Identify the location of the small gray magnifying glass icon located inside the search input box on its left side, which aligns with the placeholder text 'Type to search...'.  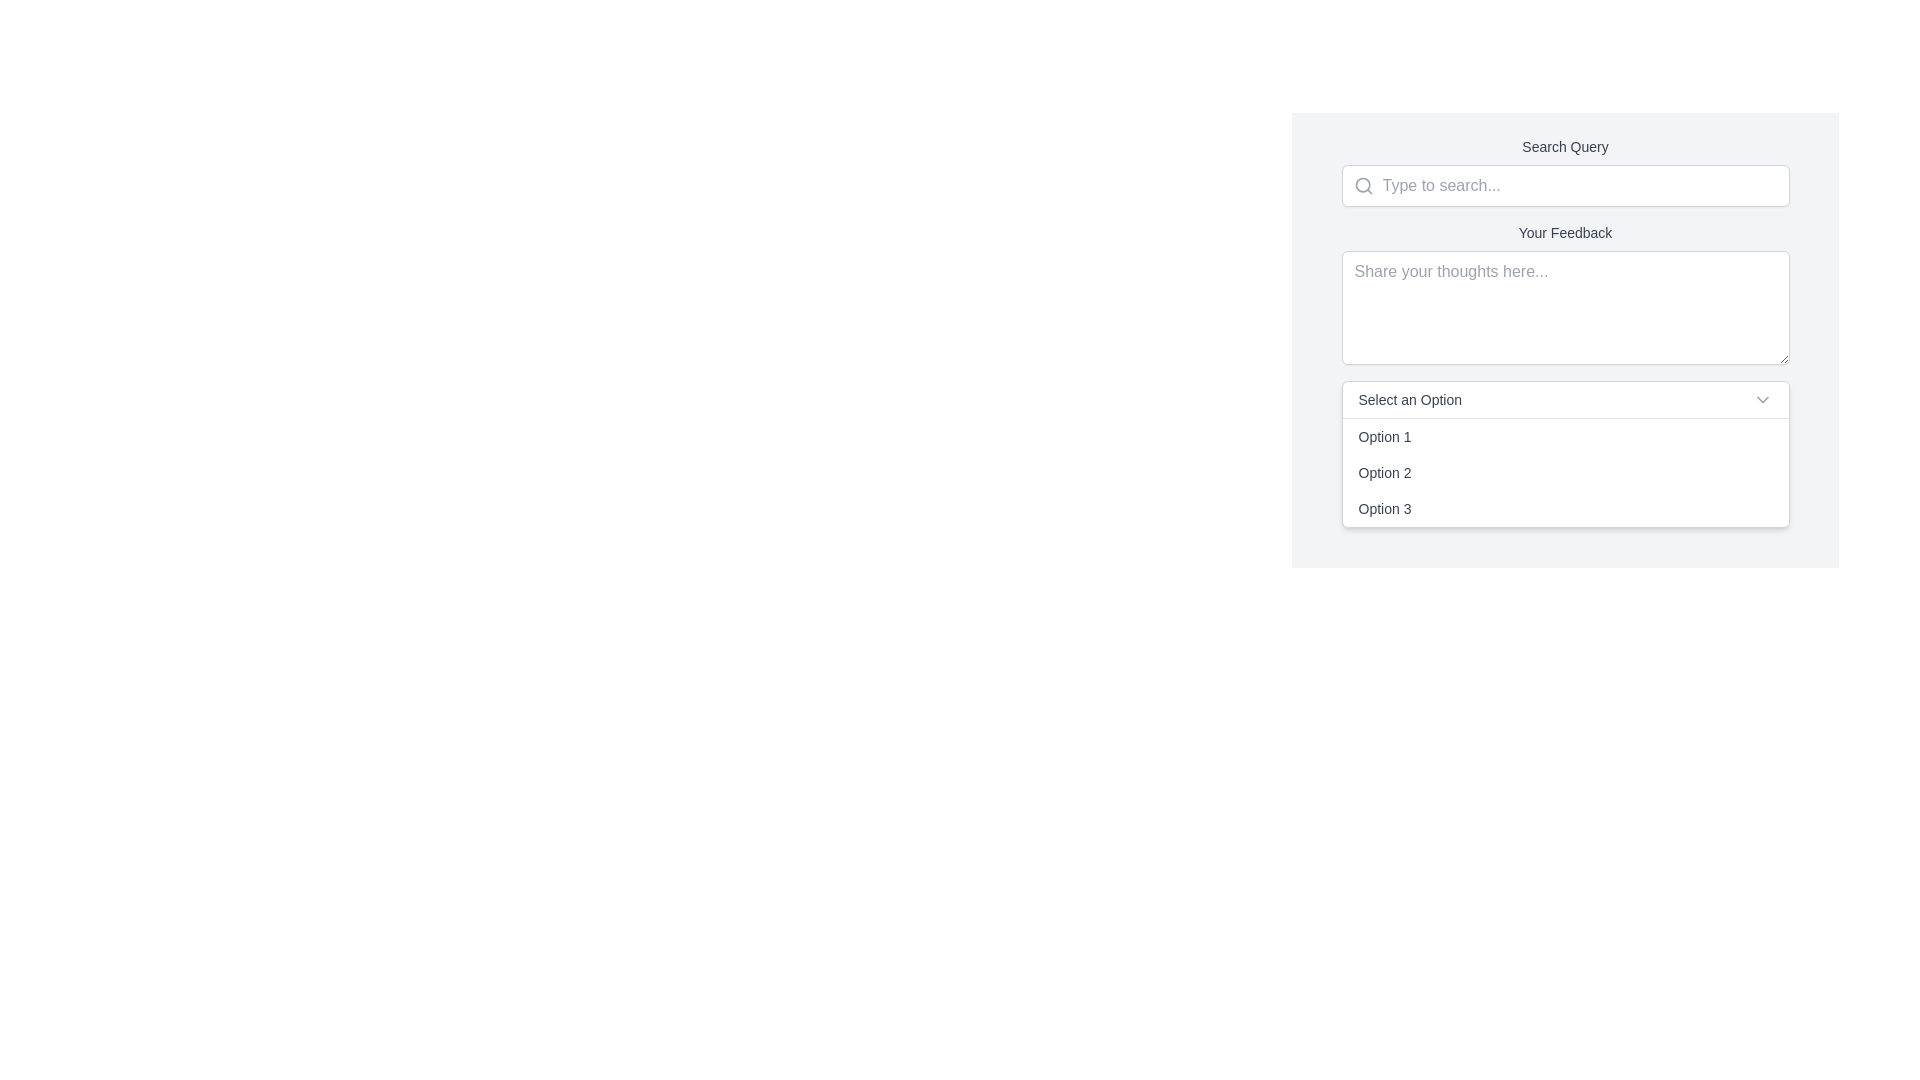
(1357, 185).